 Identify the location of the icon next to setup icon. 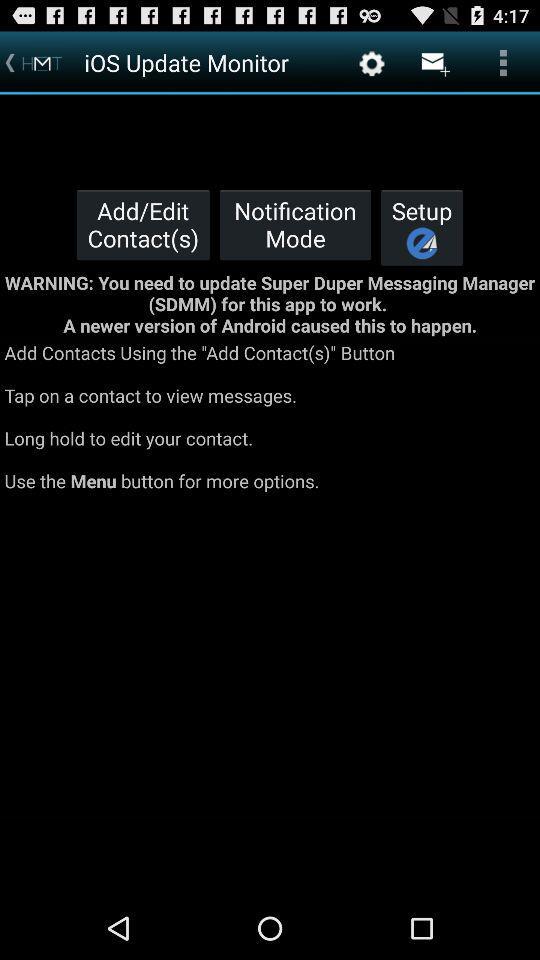
(294, 224).